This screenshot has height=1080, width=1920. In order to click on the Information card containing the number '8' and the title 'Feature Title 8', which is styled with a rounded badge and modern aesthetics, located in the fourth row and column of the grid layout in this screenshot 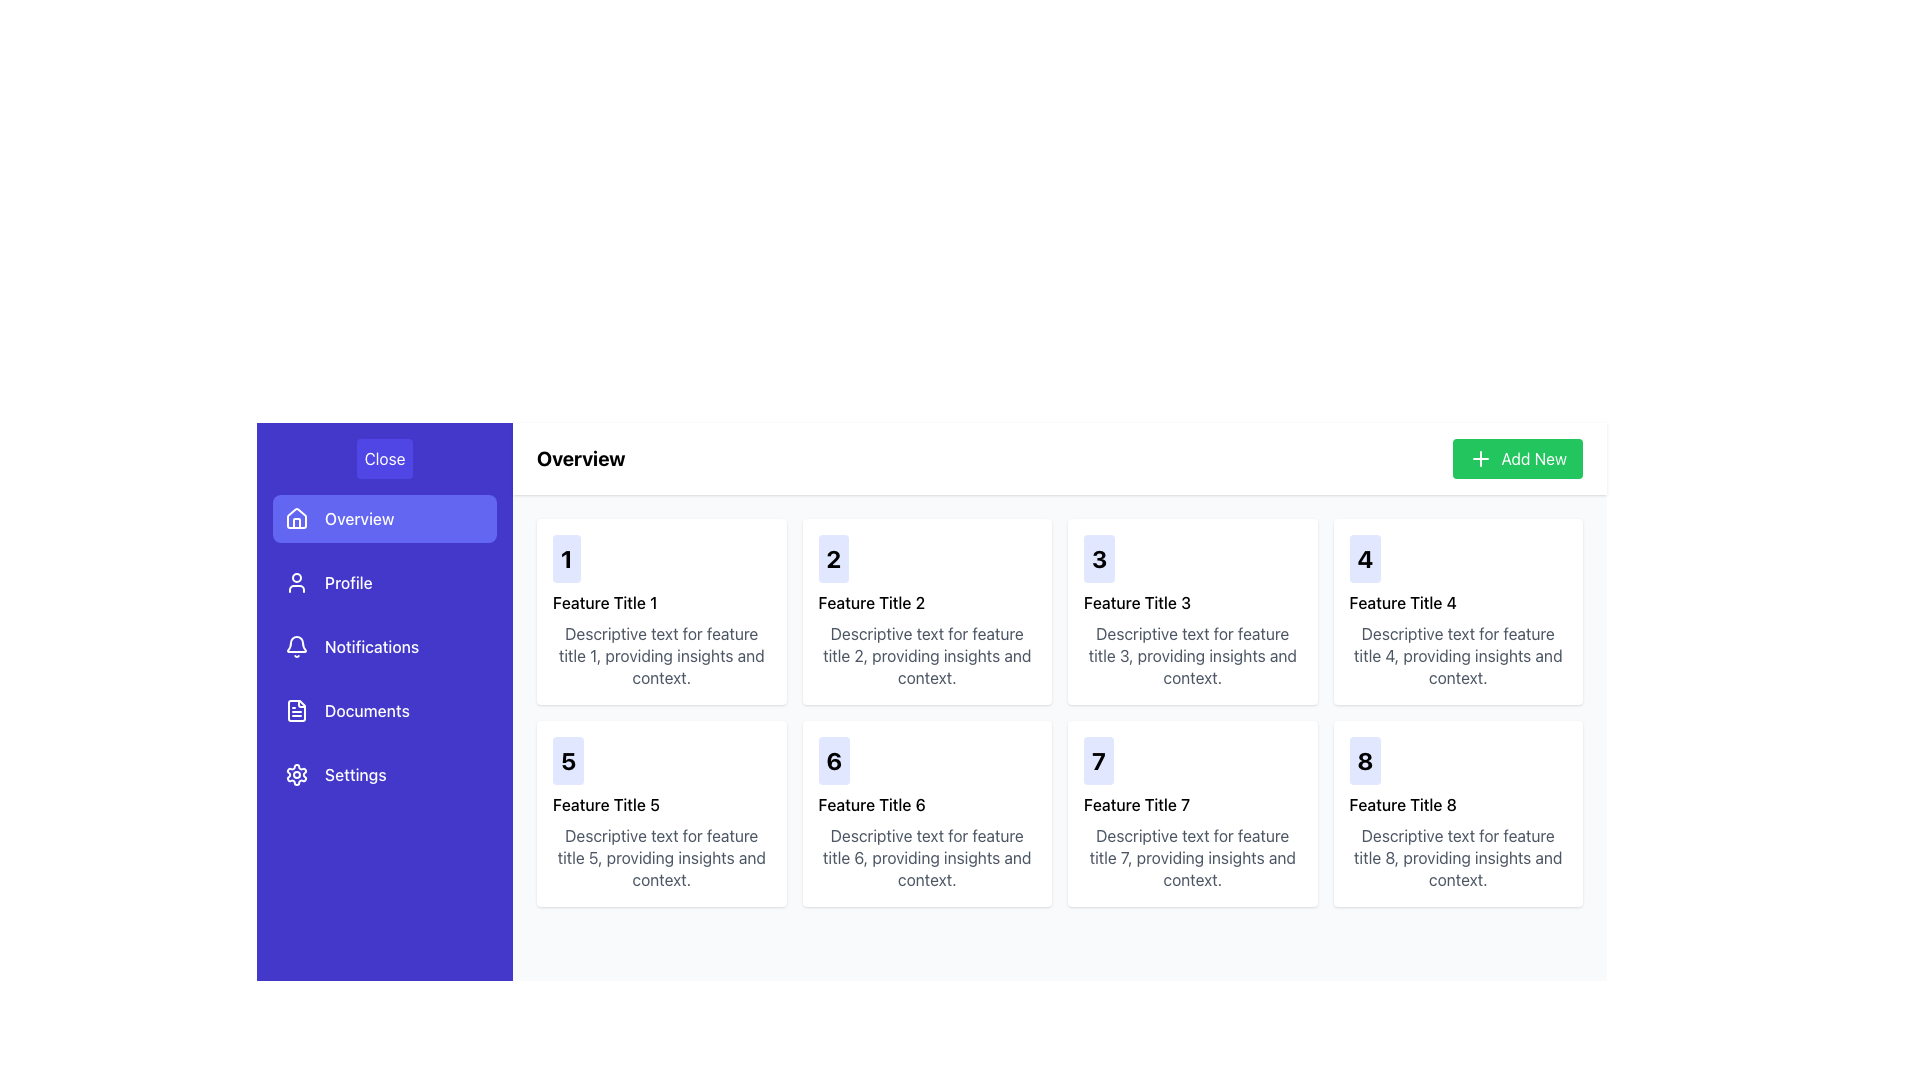, I will do `click(1458, 813)`.